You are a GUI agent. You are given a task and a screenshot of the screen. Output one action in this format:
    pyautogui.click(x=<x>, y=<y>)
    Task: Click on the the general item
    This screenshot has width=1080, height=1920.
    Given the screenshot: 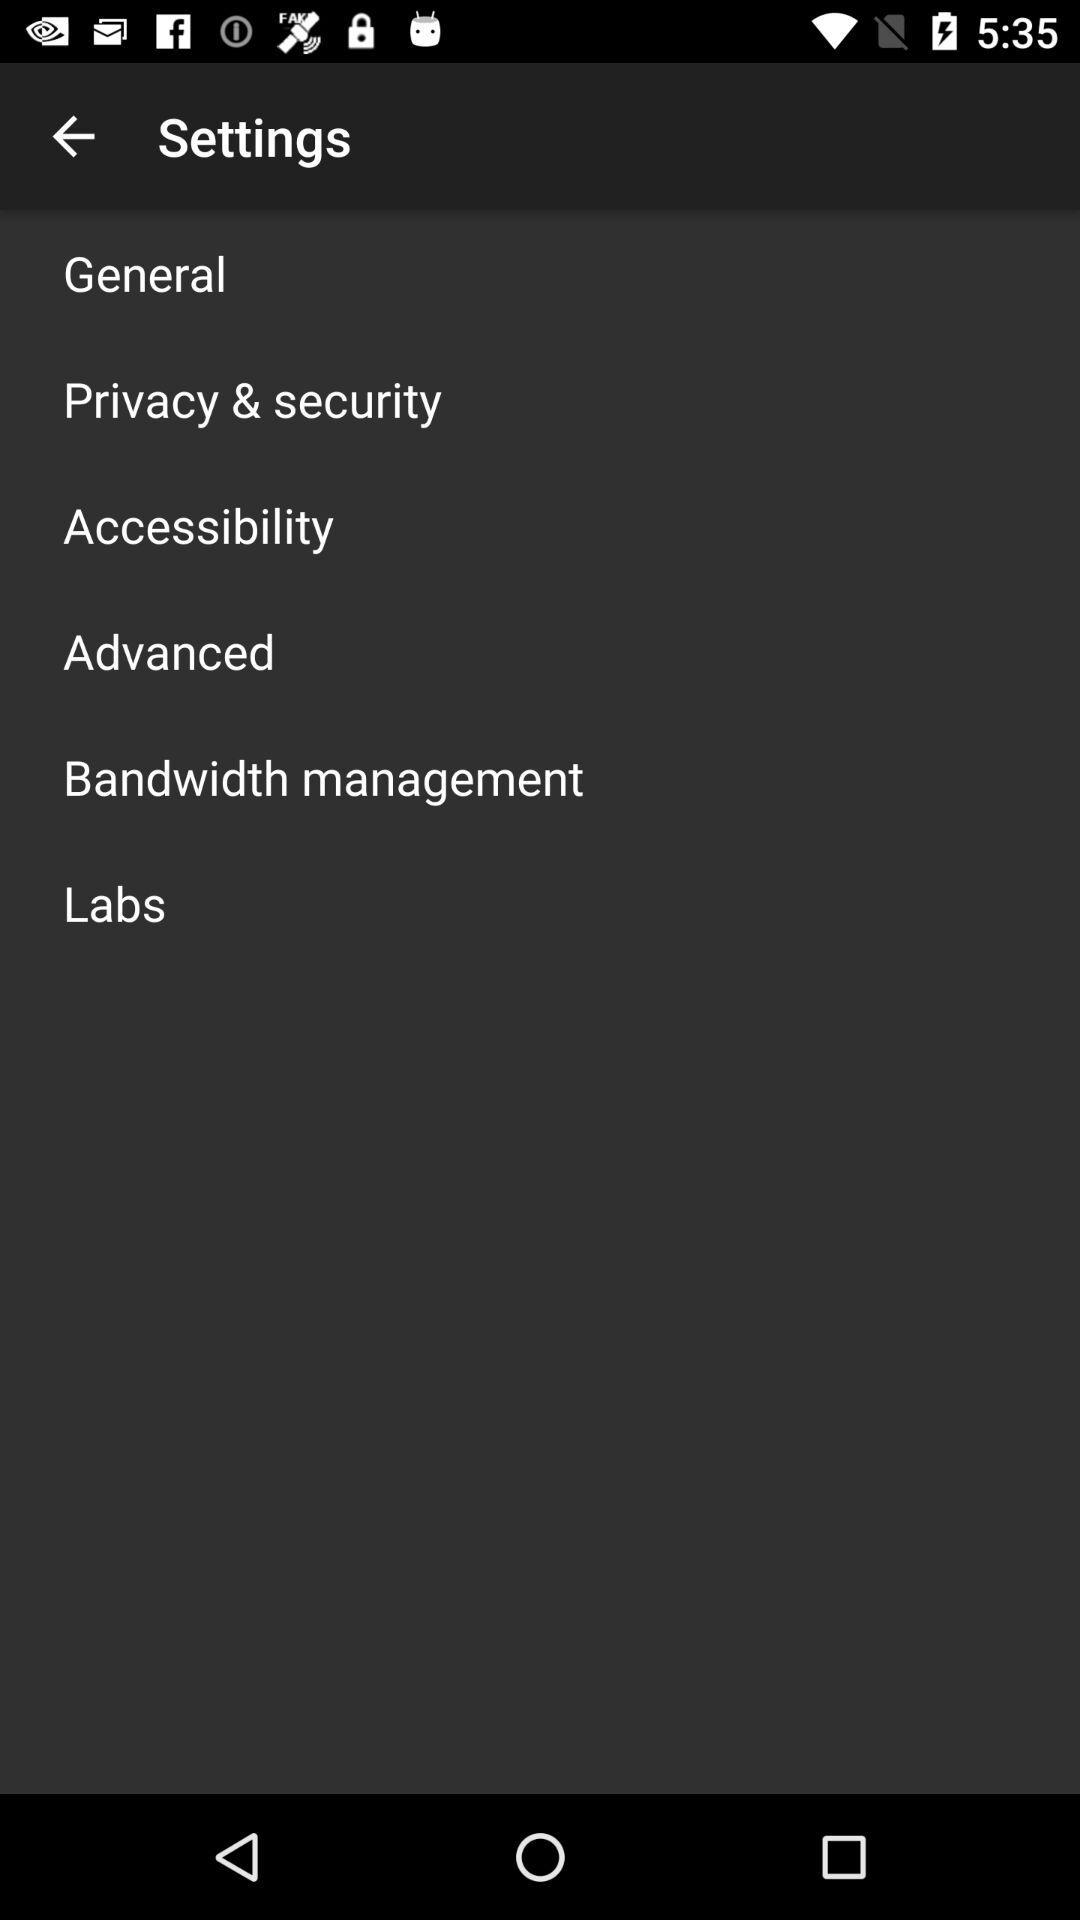 What is the action you would take?
    pyautogui.click(x=144, y=272)
    